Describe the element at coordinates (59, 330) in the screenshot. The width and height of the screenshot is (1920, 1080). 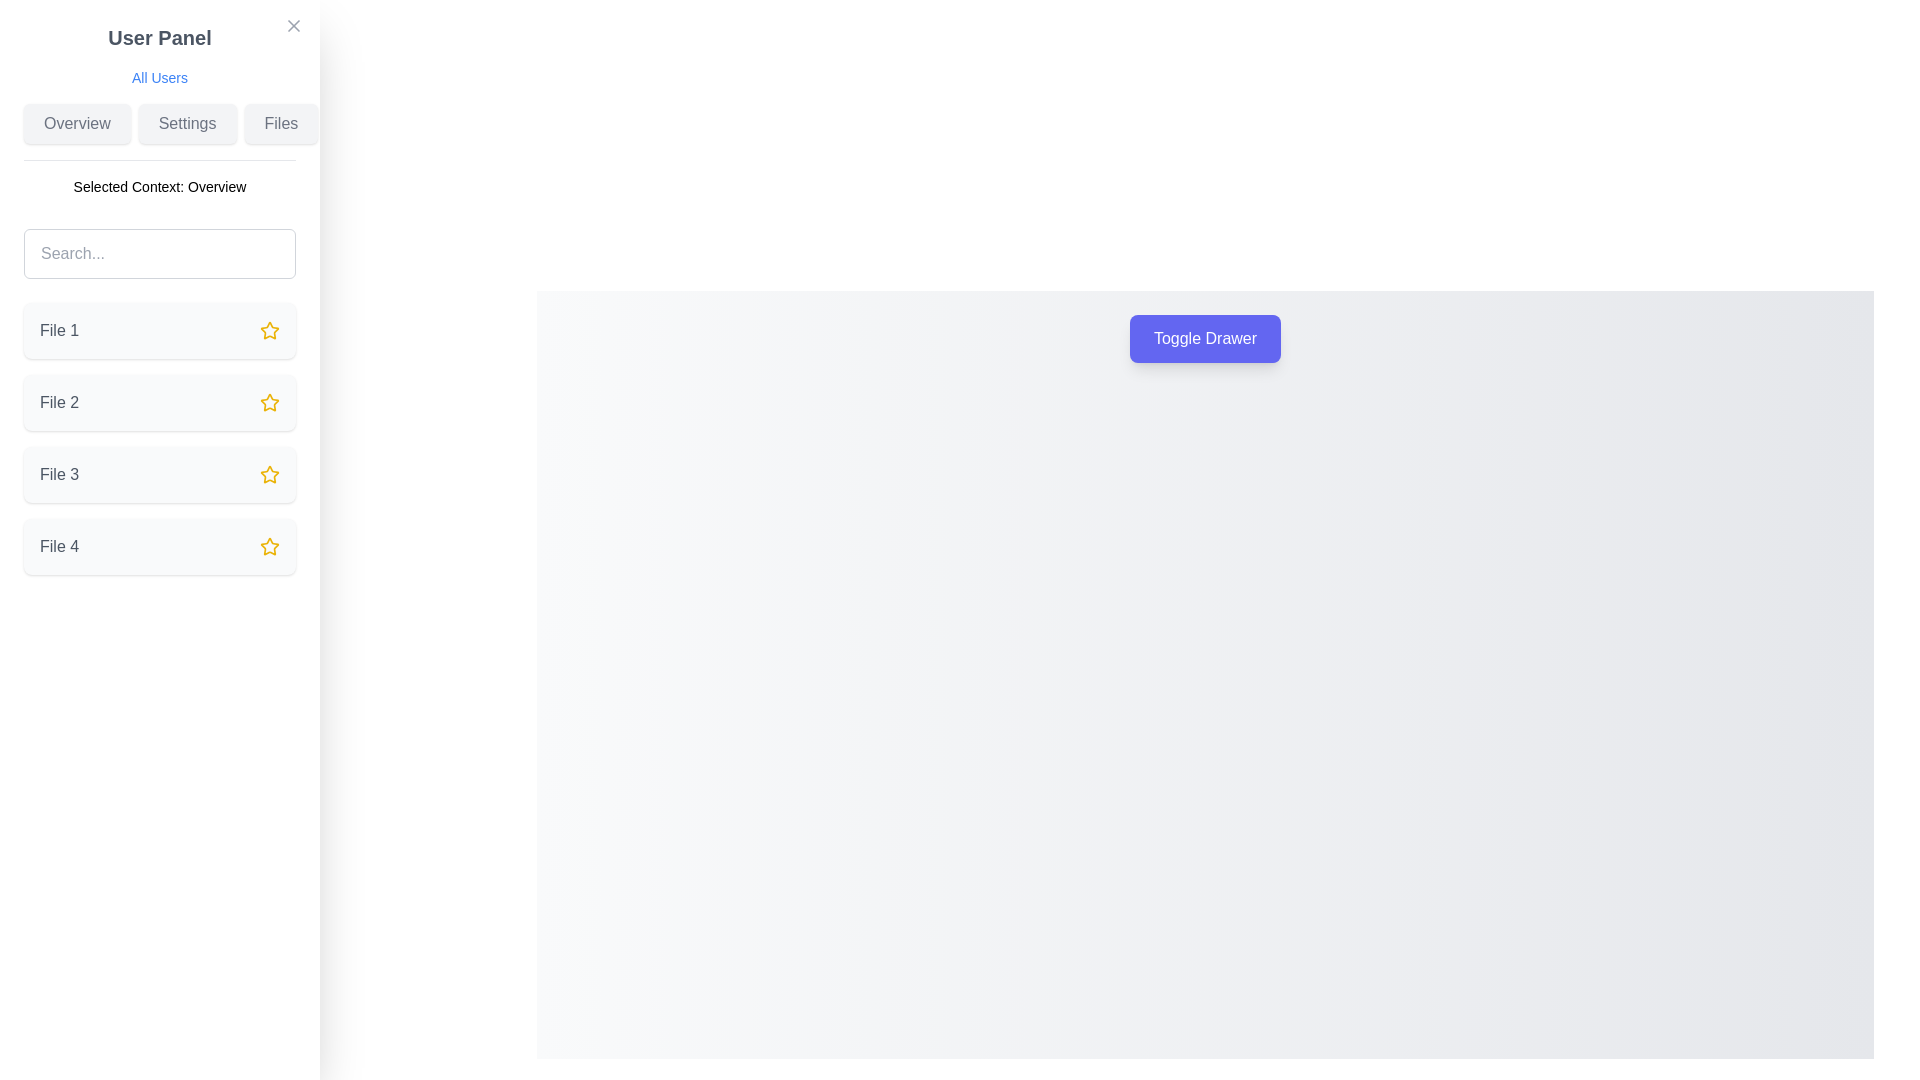
I see `the text label displaying 'File 1' located in the first list item of the vertical menu on the left side of the interface` at that location.